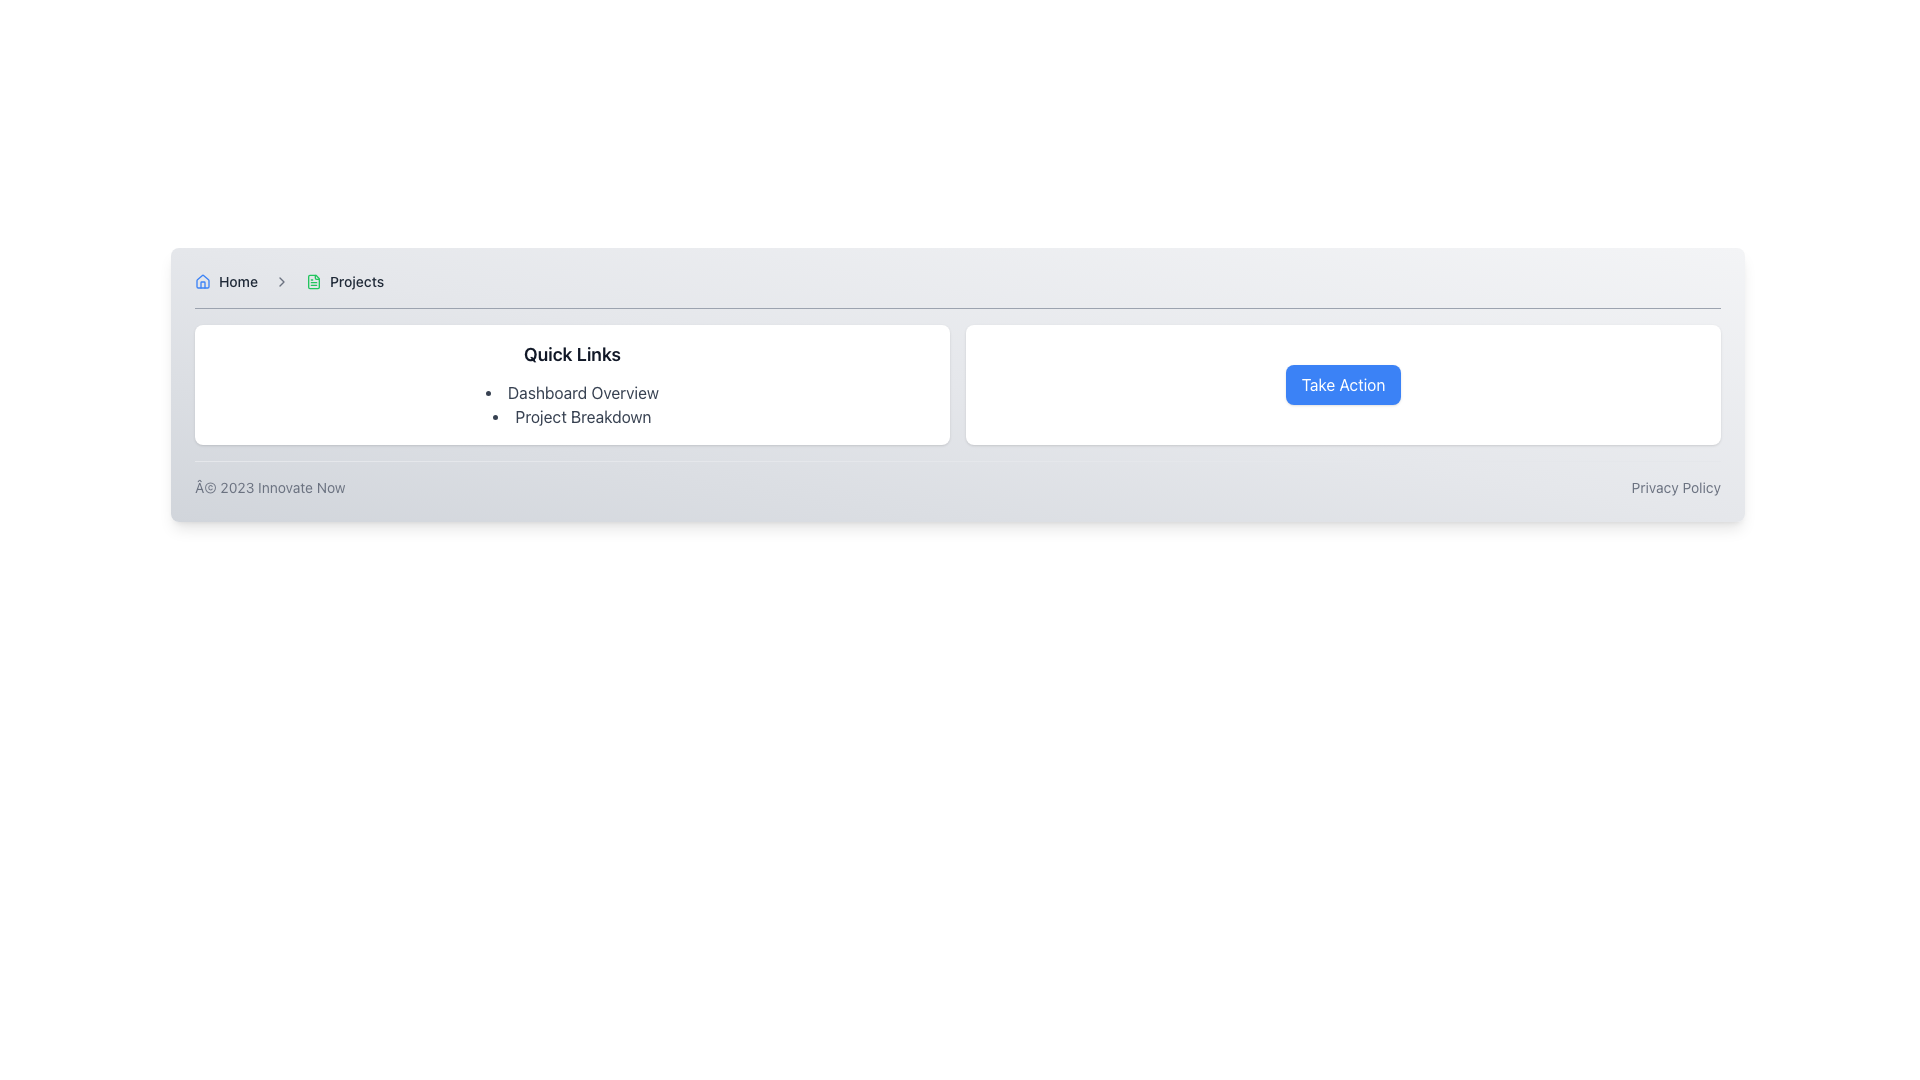 This screenshot has height=1080, width=1920. What do you see at coordinates (1676, 488) in the screenshot?
I see `the clickable hyperlink in the footer section that directs users to the privacy policy, located beside '© 2023 Innovate Now'` at bounding box center [1676, 488].